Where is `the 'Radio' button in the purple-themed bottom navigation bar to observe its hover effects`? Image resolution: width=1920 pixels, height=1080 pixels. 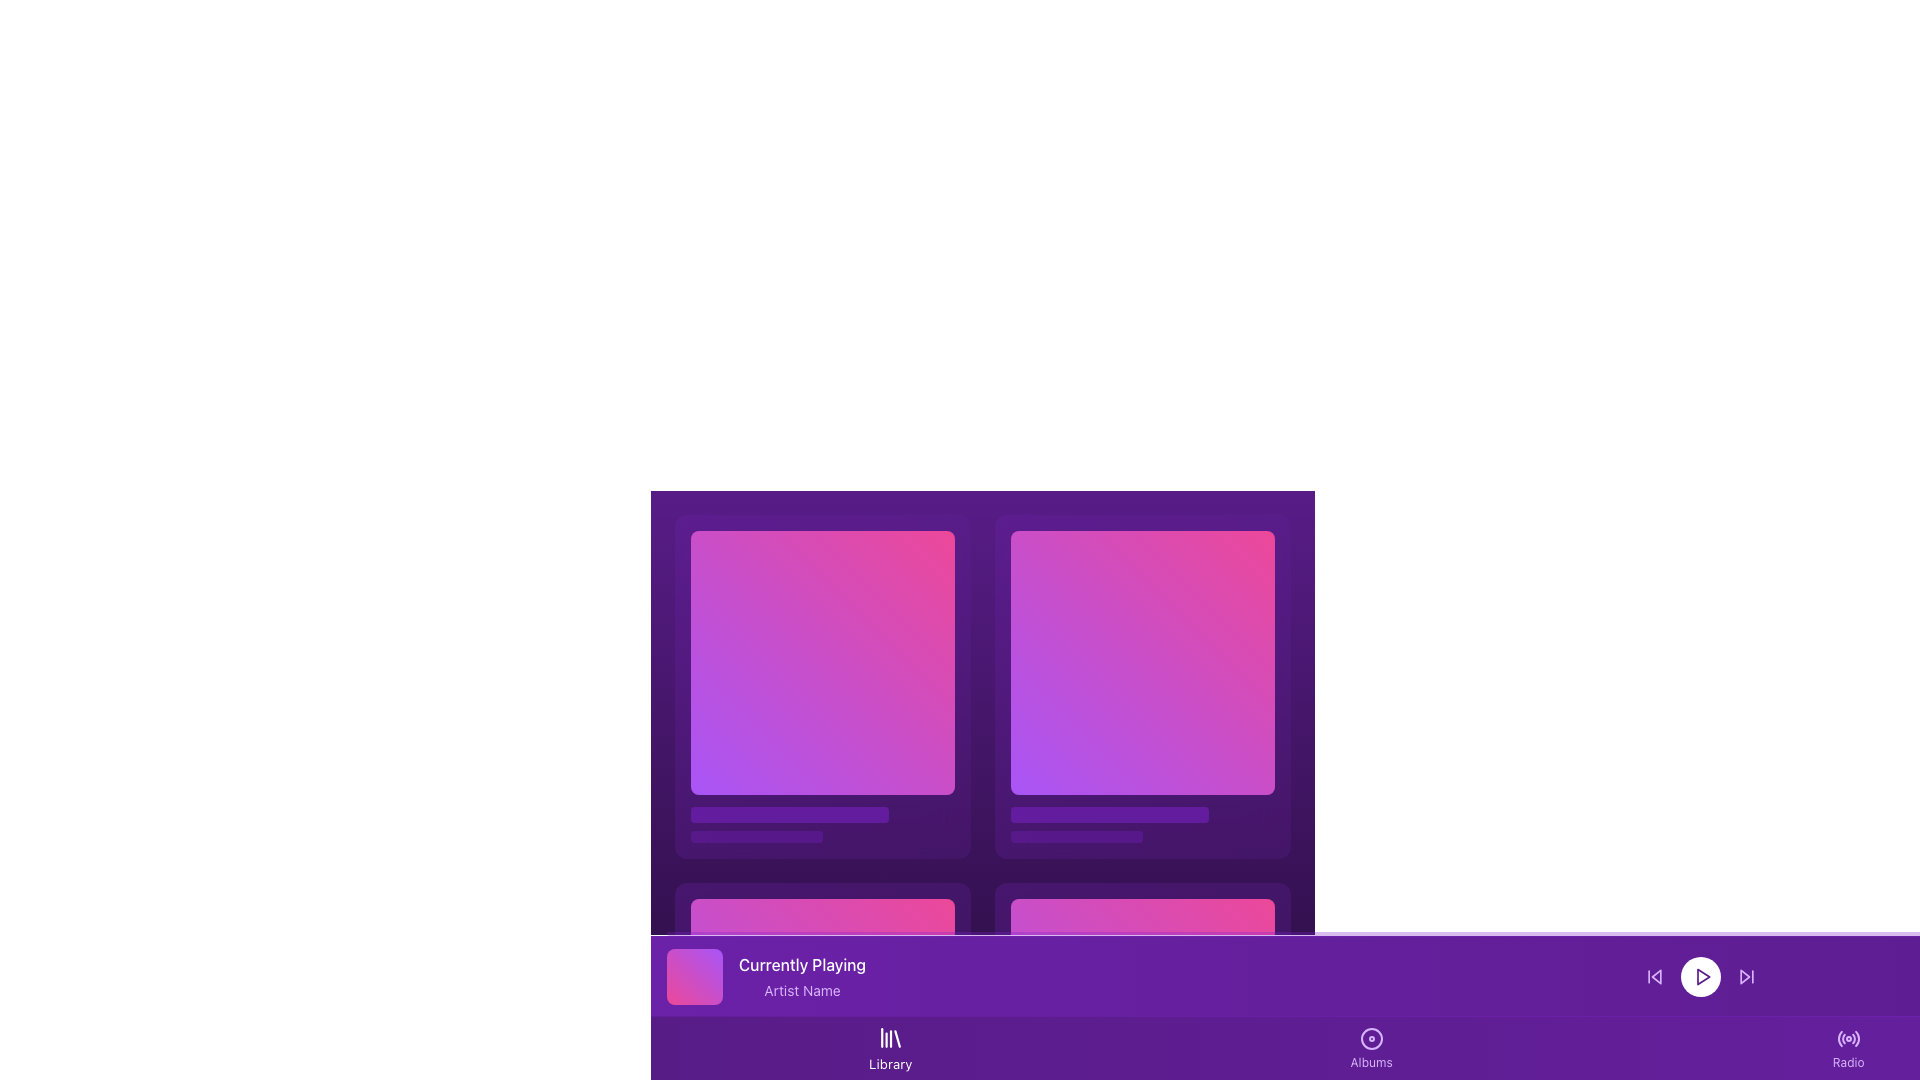 the 'Radio' button in the purple-themed bottom navigation bar to observe its hover effects is located at coordinates (1847, 1047).